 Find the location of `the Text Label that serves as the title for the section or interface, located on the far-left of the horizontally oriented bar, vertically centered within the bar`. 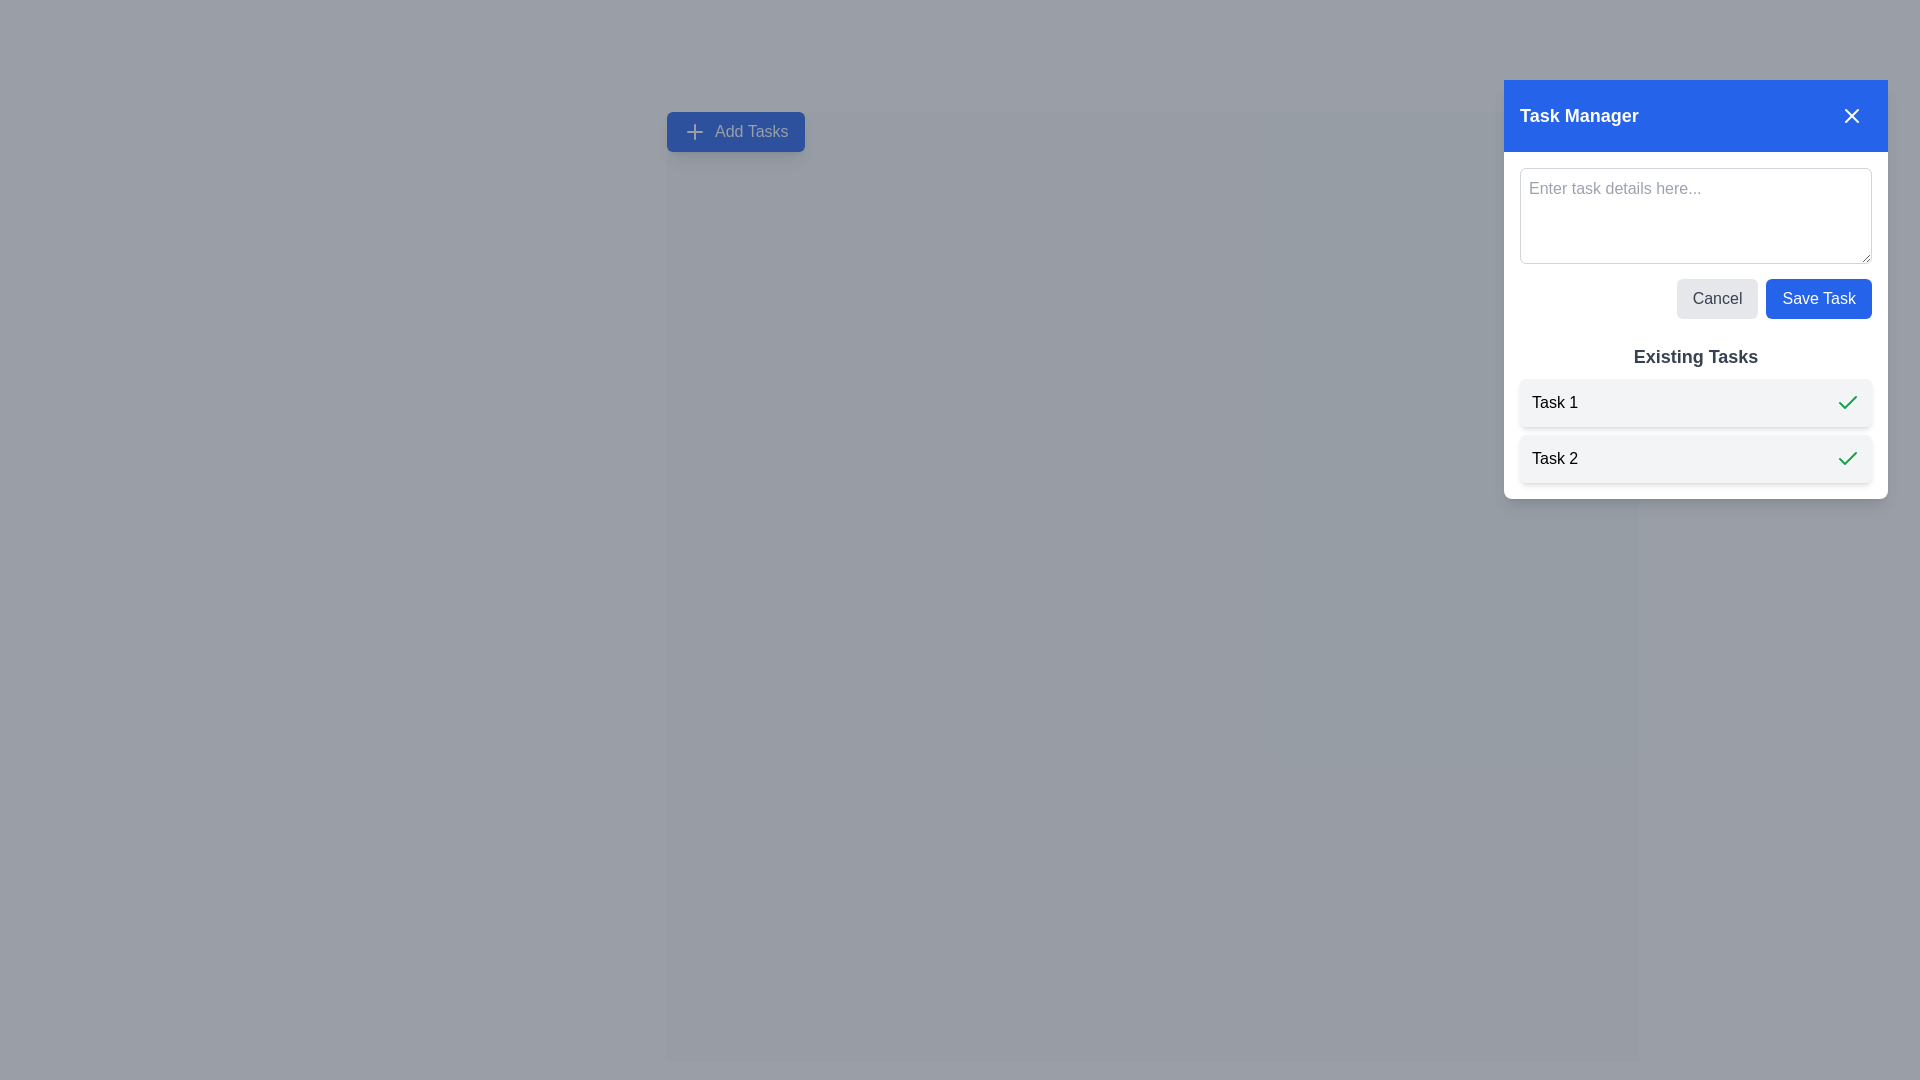

the Text Label that serves as the title for the section or interface, located on the far-left of the horizontally oriented bar, vertically centered within the bar is located at coordinates (1578, 115).